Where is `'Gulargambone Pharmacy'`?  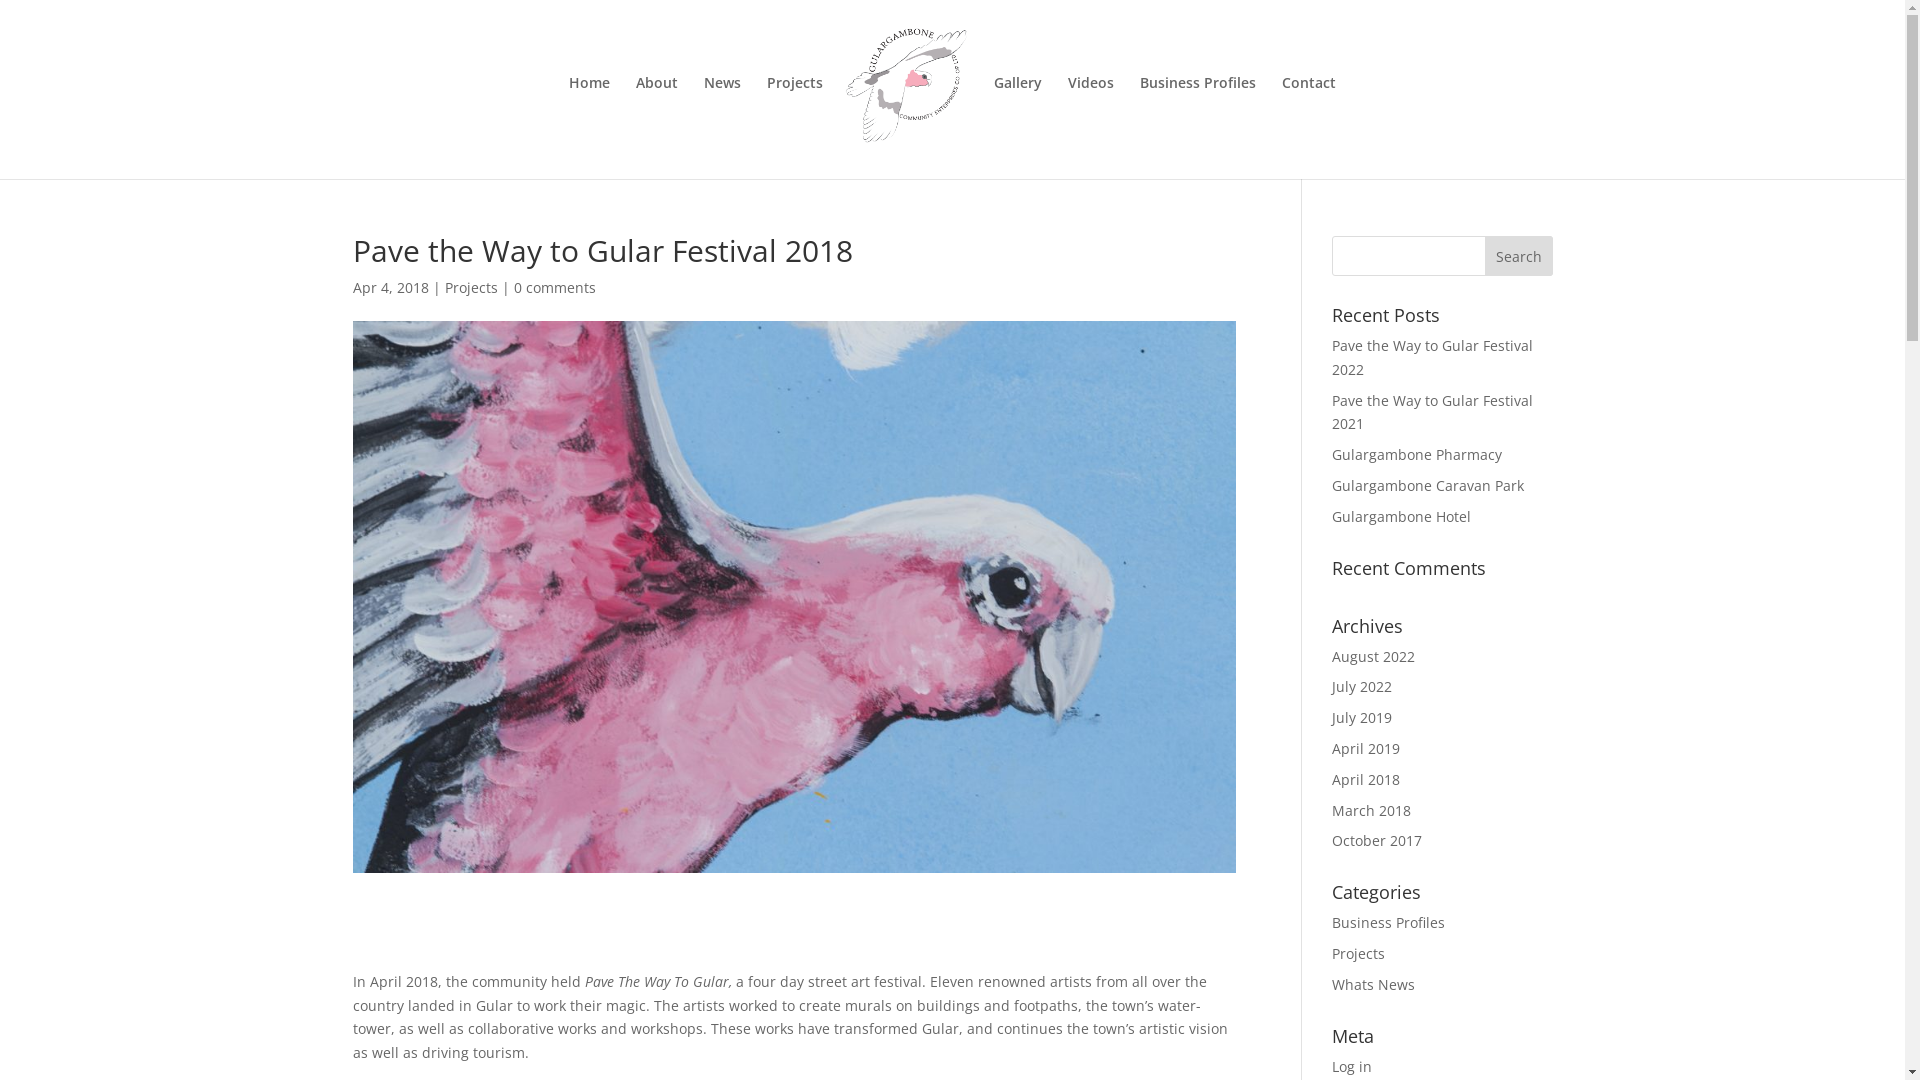 'Gulargambone Pharmacy' is located at coordinates (1415, 454).